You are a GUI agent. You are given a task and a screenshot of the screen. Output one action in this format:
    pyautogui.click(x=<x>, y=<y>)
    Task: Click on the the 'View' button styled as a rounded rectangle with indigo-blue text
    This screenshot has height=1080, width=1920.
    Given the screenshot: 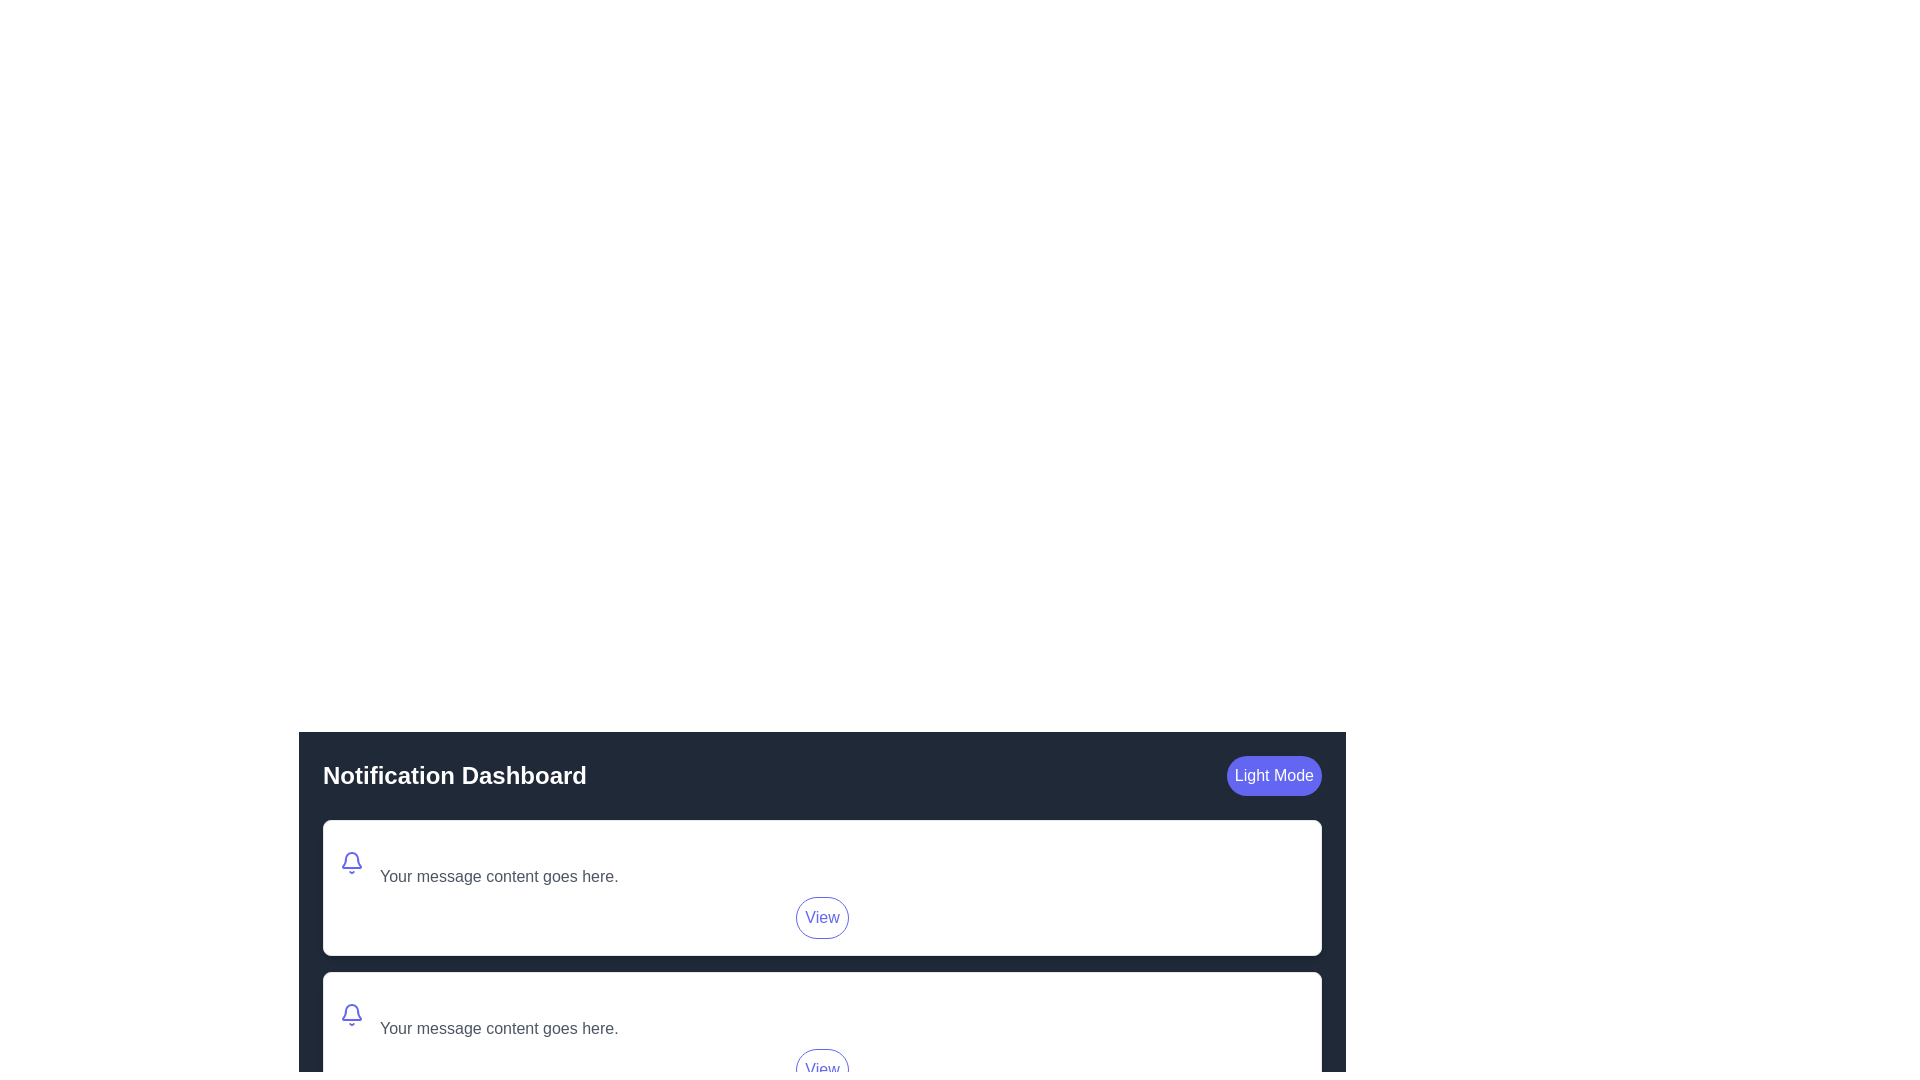 What is the action you would take?
    pyautogui.click(x=822, y=918)
    